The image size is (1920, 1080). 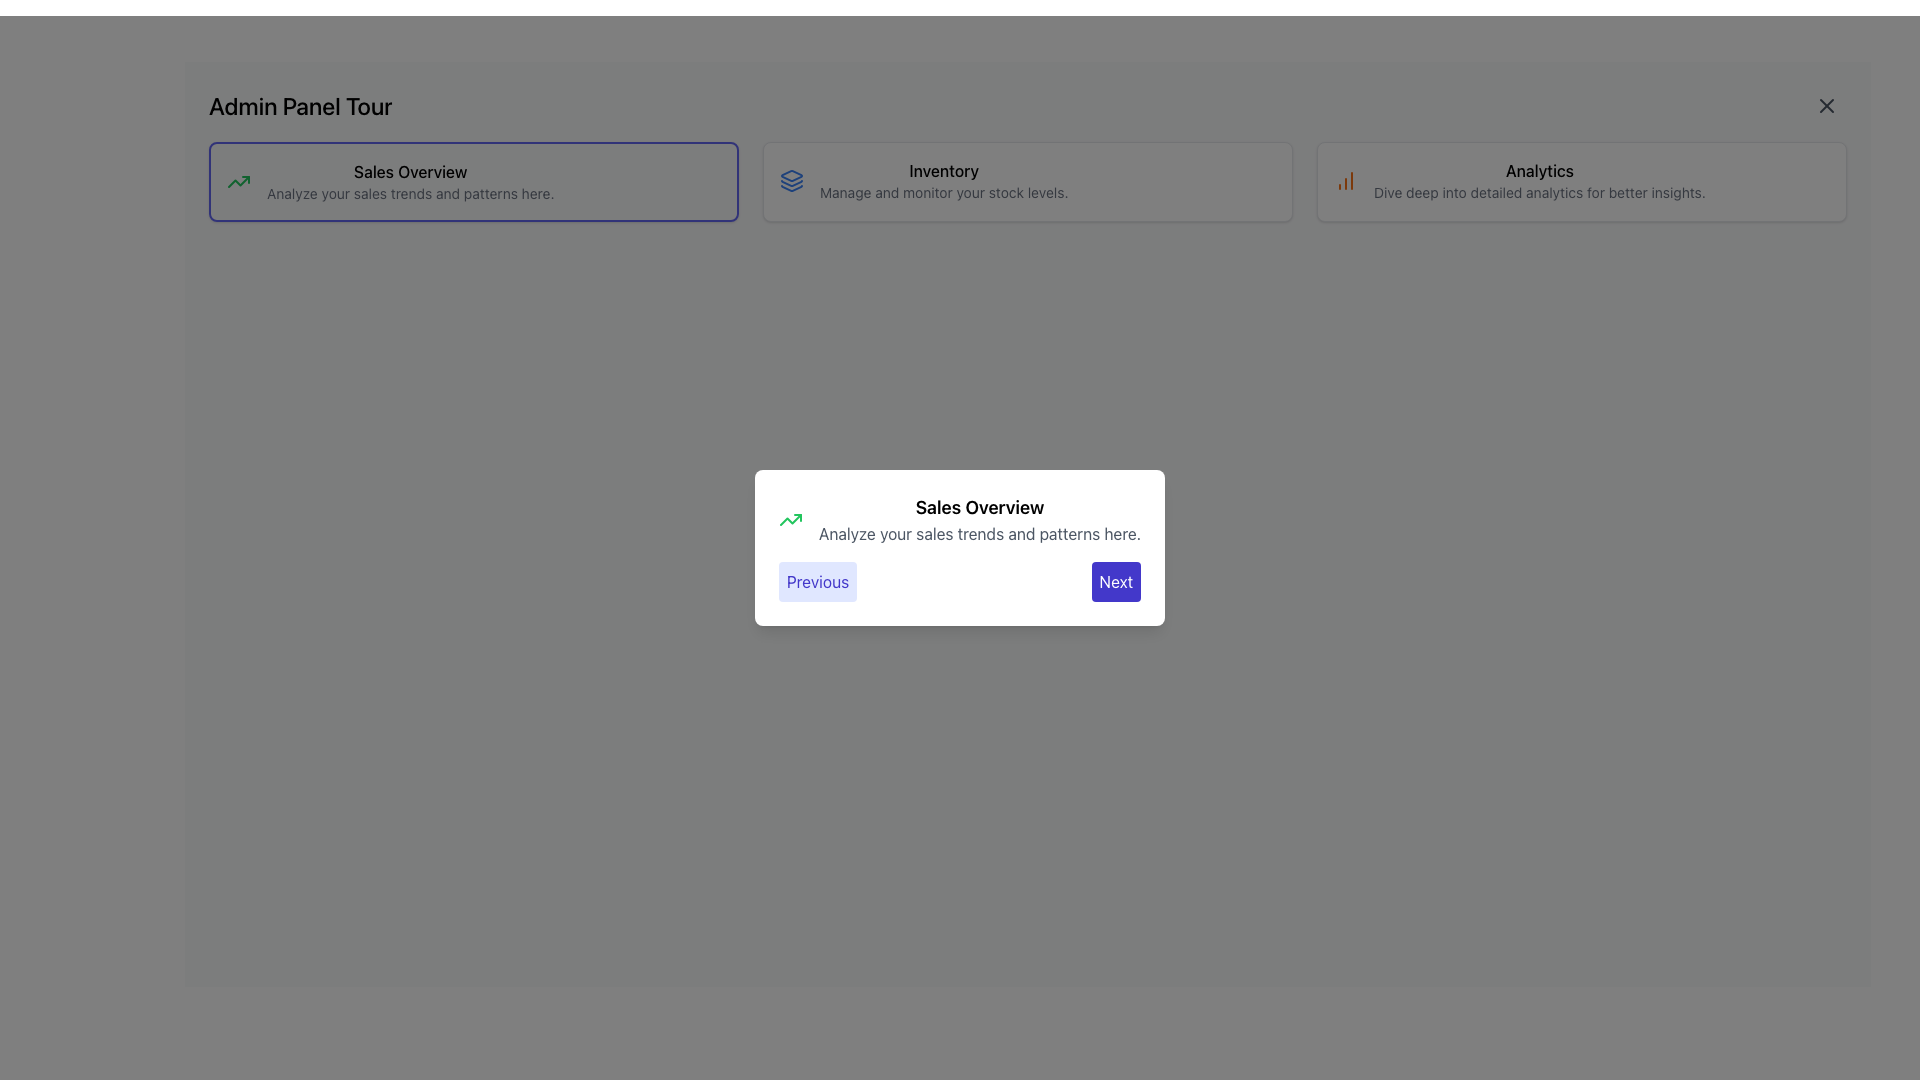 What do you see at coordinates (1538, 192) in the screenshot?
I see `descriptive text located below the 'Analytics' heading in the top-right card of the interface` at bounding box center [1538, 192].